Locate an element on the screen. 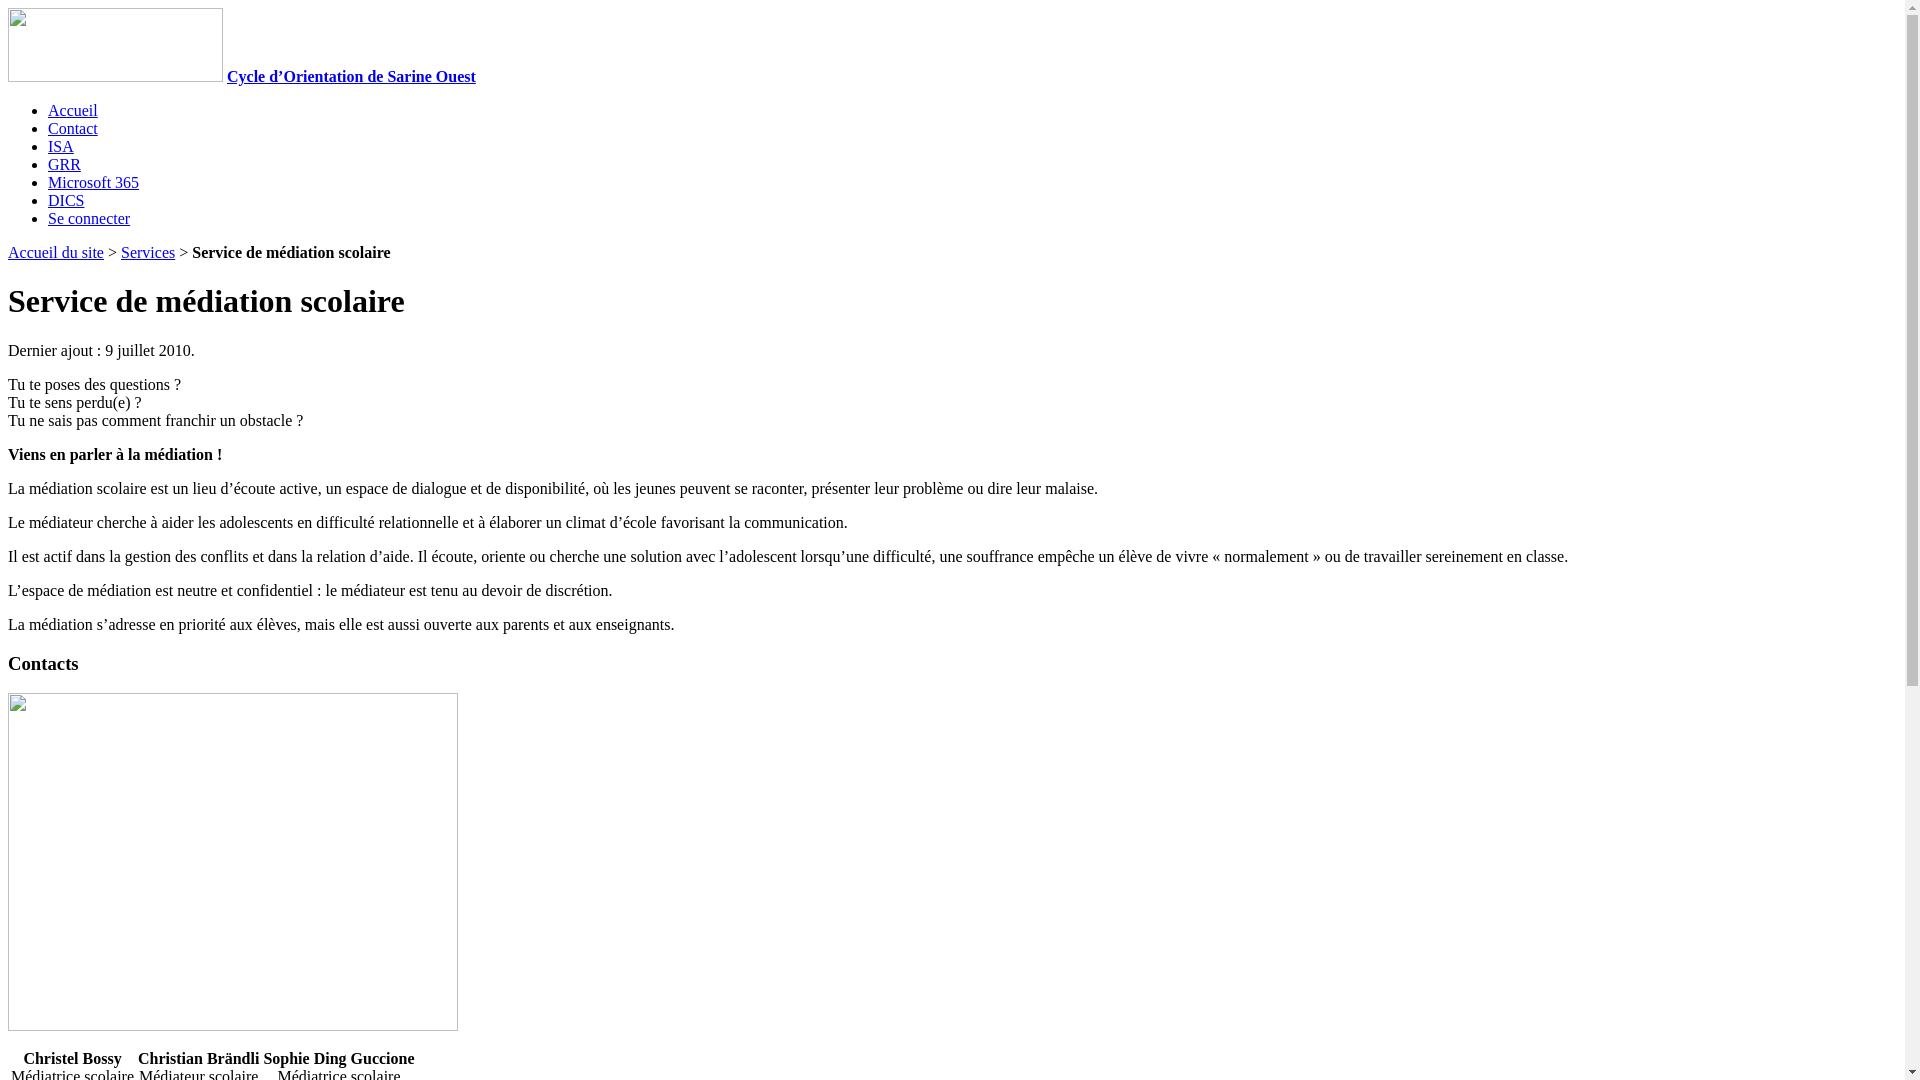 The height and width of the screenshot is (1080, 1920). 'Accueil' is located at coordinates (48, 110).